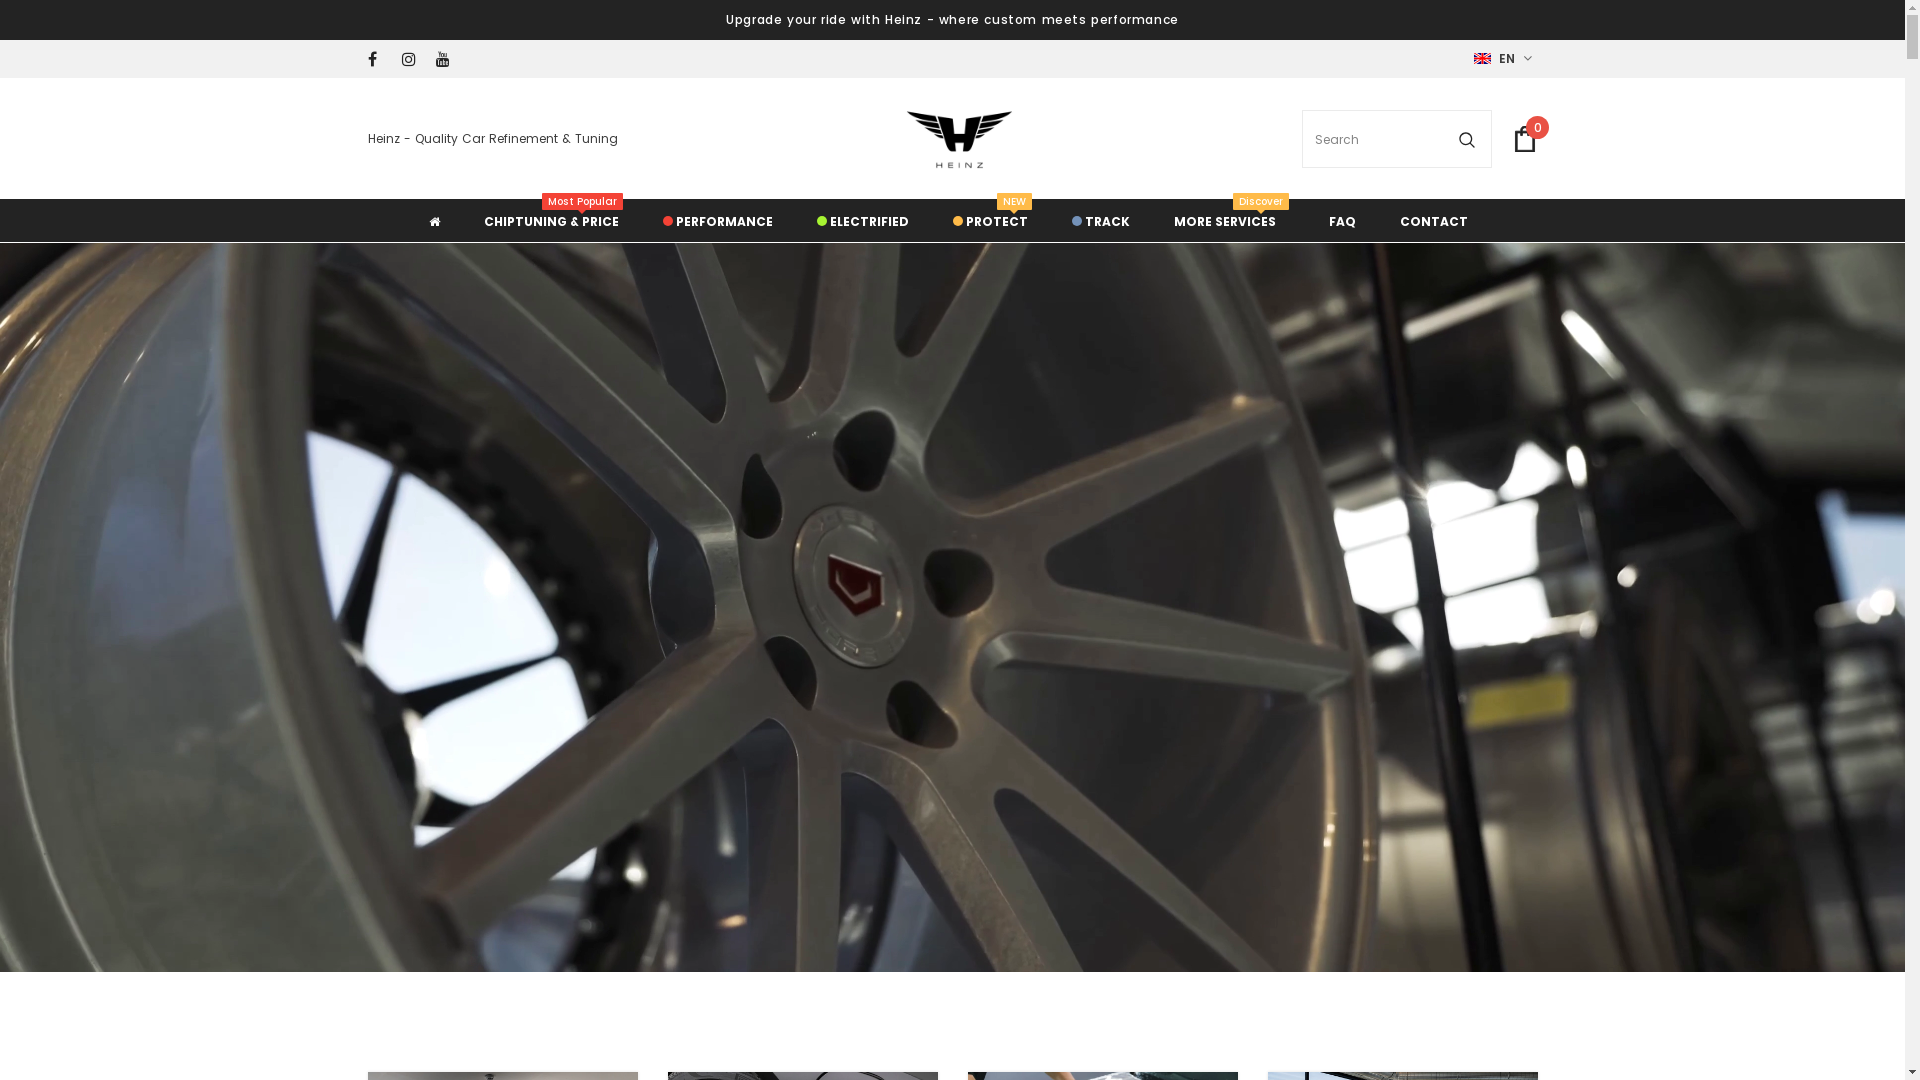 The height and width of the screenshot is (1080, 1920). I want to click on 'PROTECT, so click(989, 219).